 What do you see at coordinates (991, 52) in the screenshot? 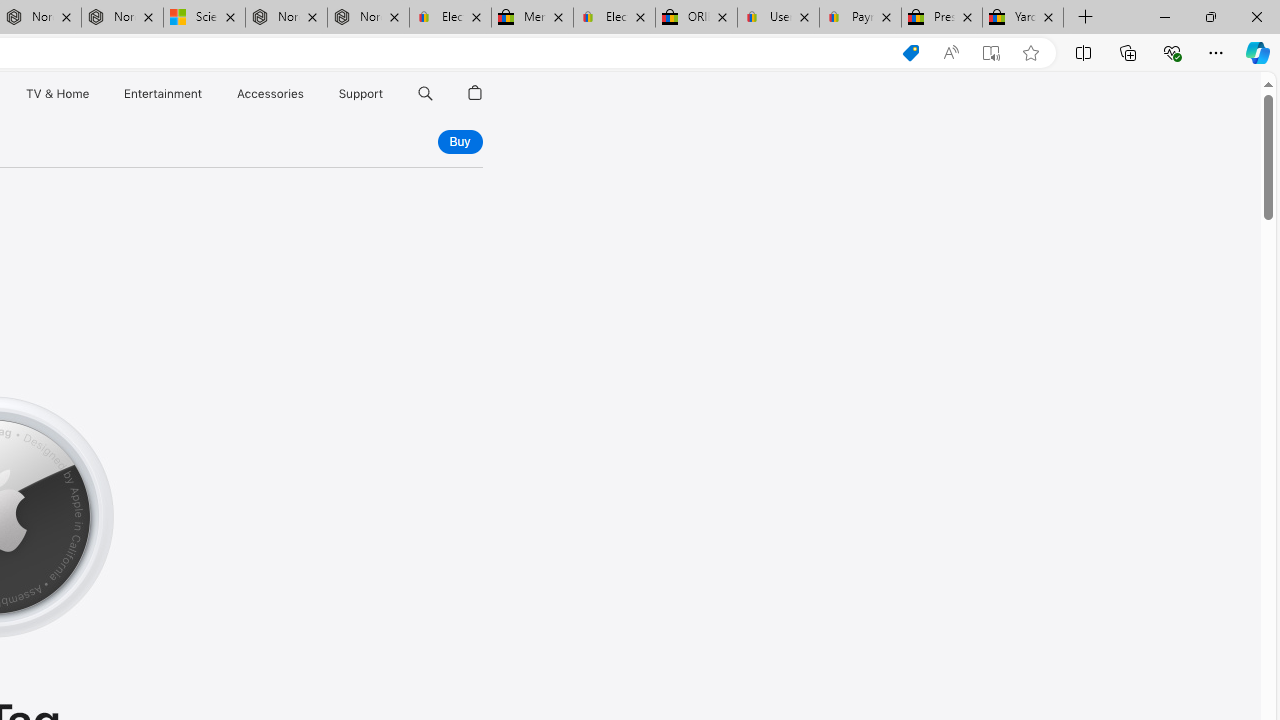
I see `'Enter Immersive Reader (F9)'` at bounding box center [991, 52].